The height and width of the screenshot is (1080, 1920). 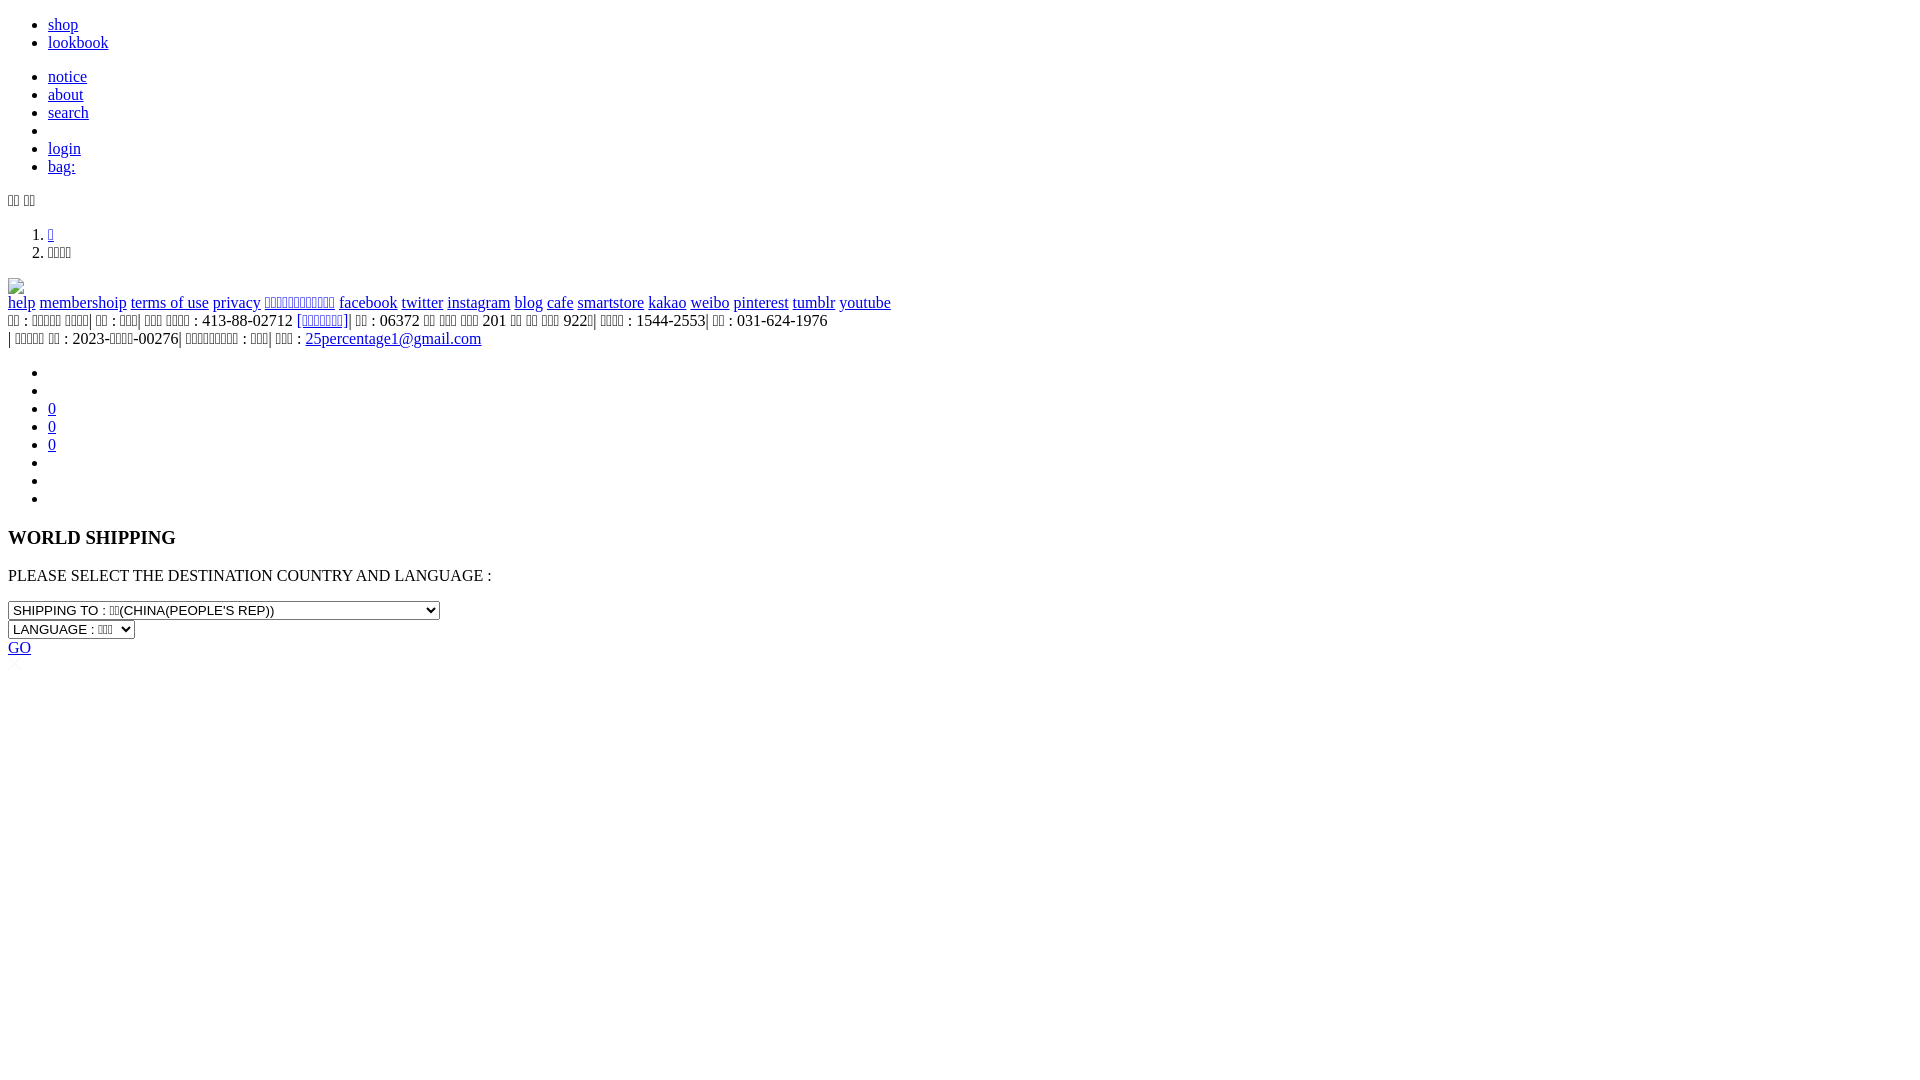 I want to click on 'lookbook', so click(x=77, y=42).